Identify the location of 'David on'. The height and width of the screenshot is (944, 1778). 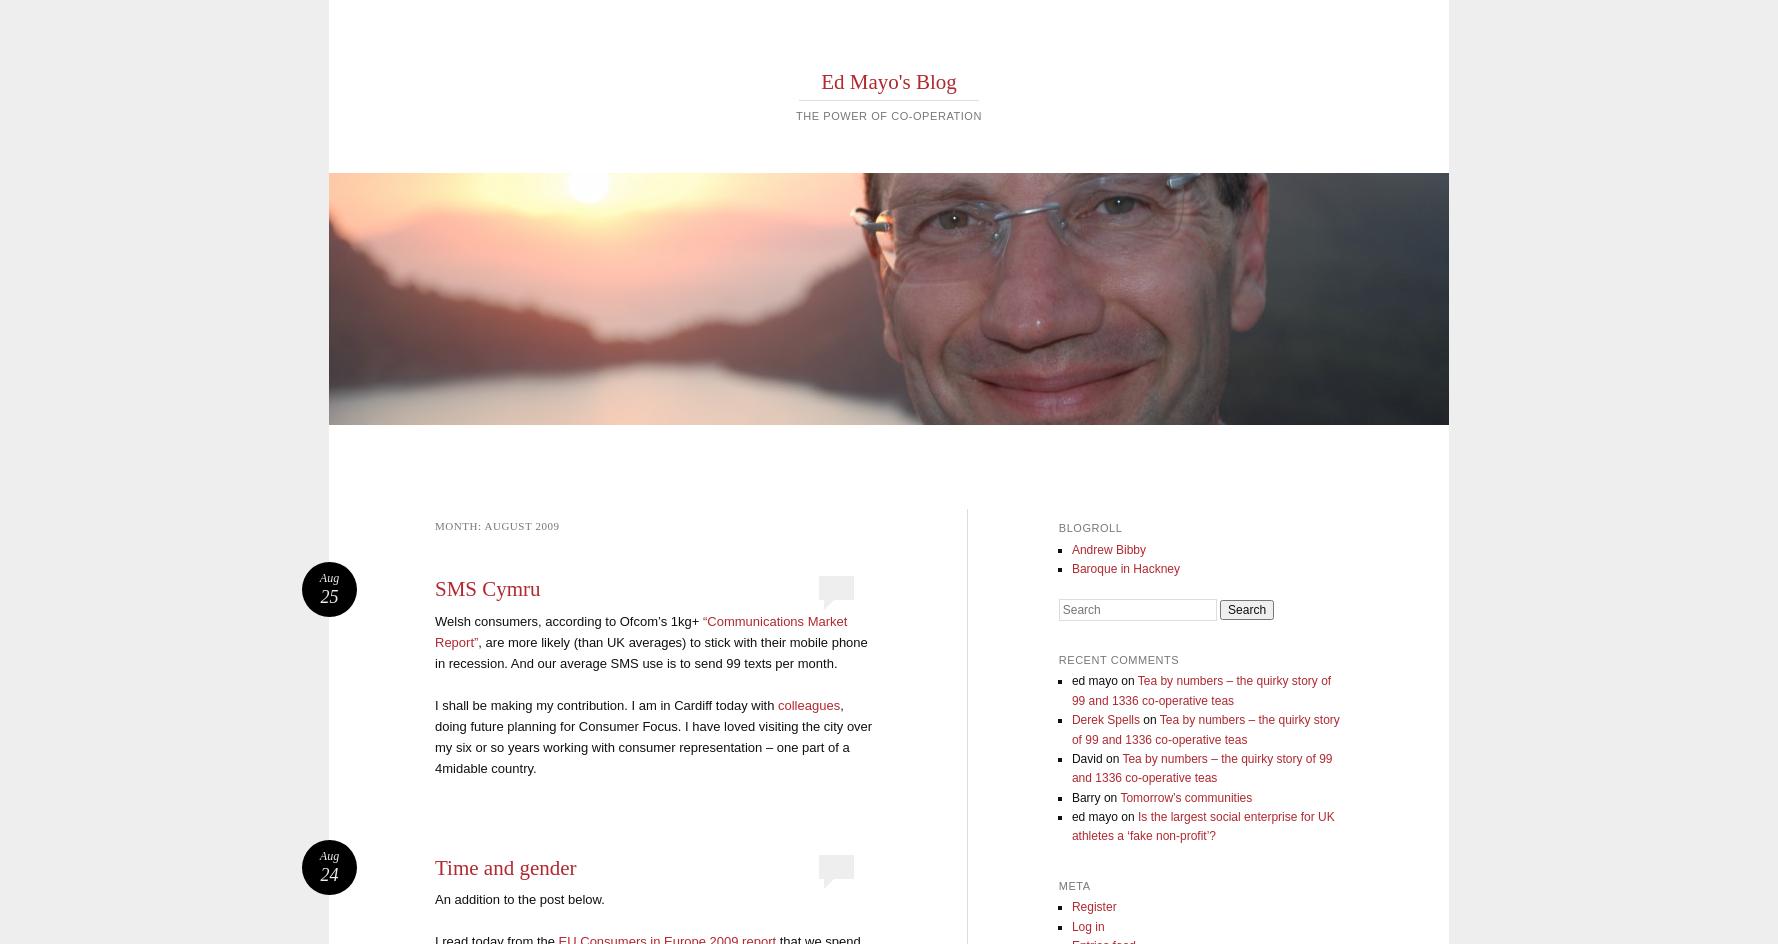
(1095, 758).